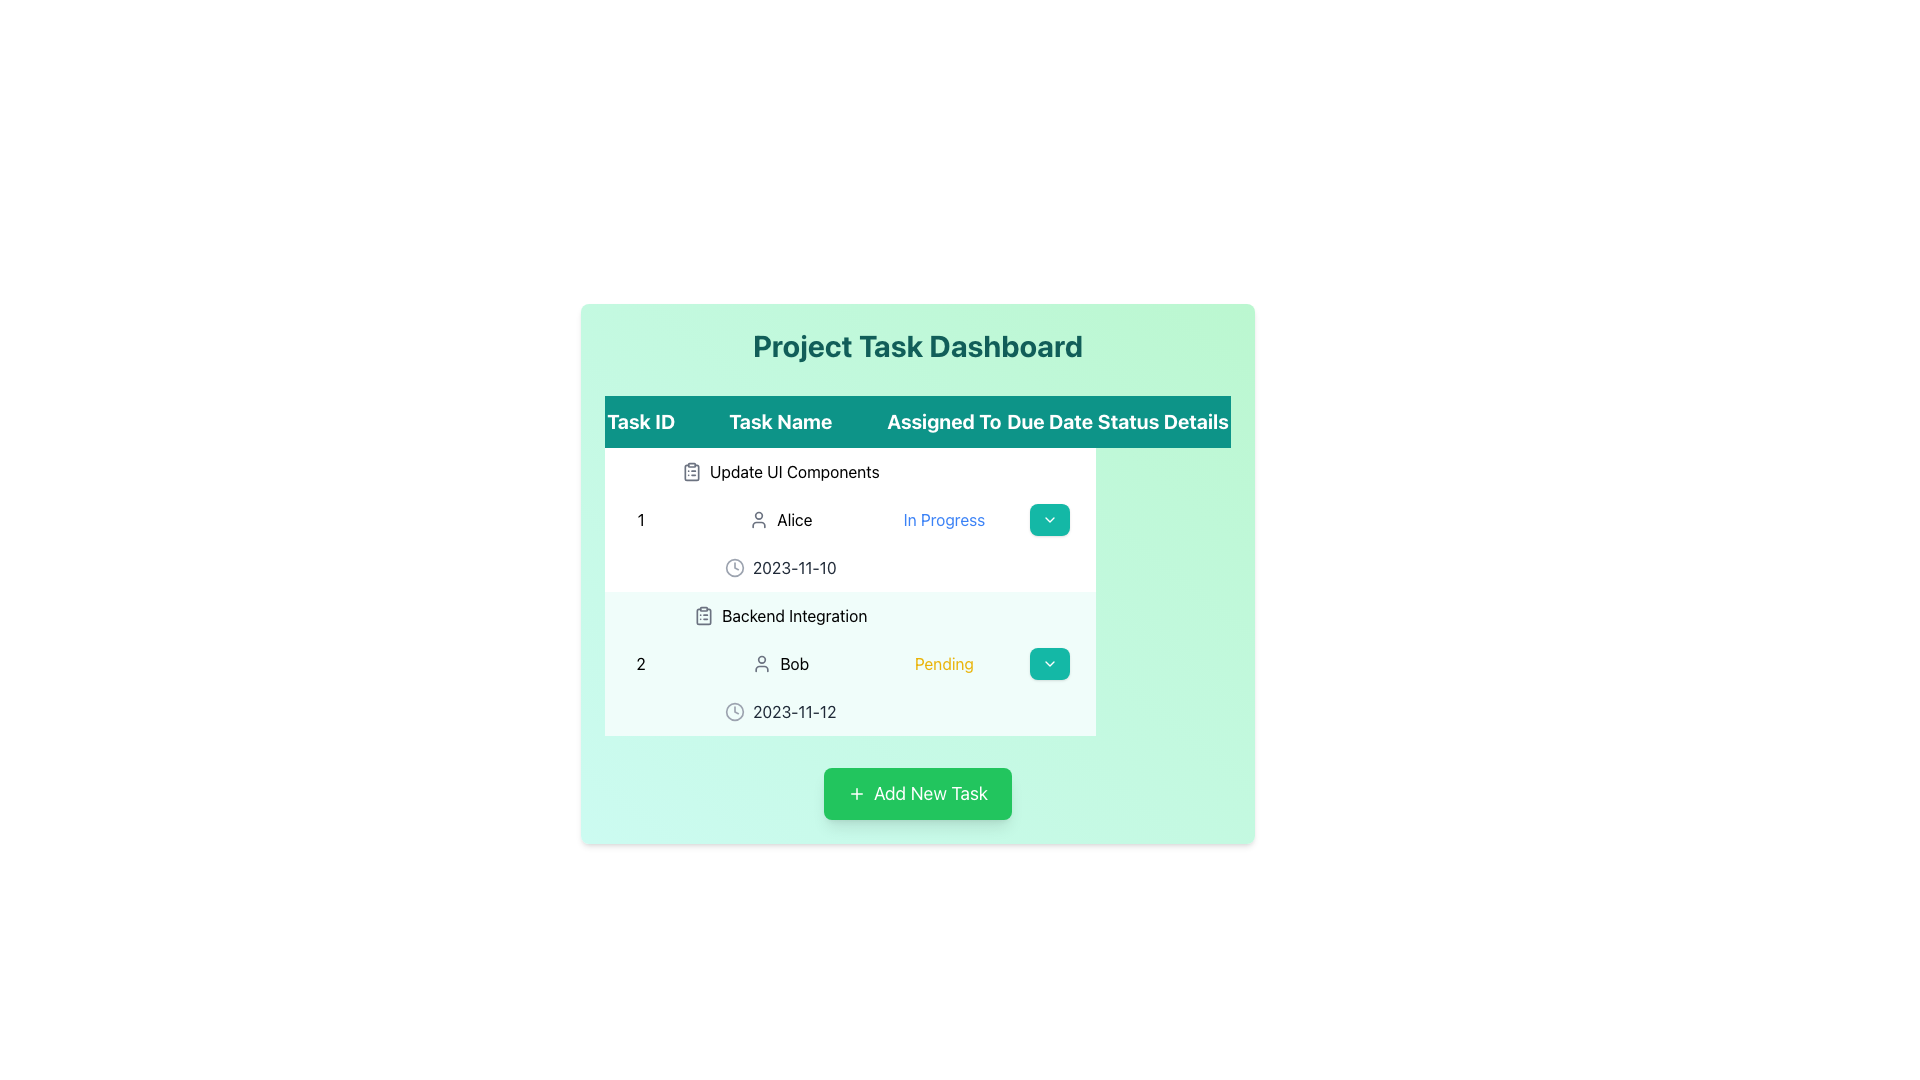  Describe the element at coordinates (641, 420) in the screenshot. I see `the 'Task ID' static text label displayed in white on a teal background, located at the leftmost side of the header row in a task management system` at that location.